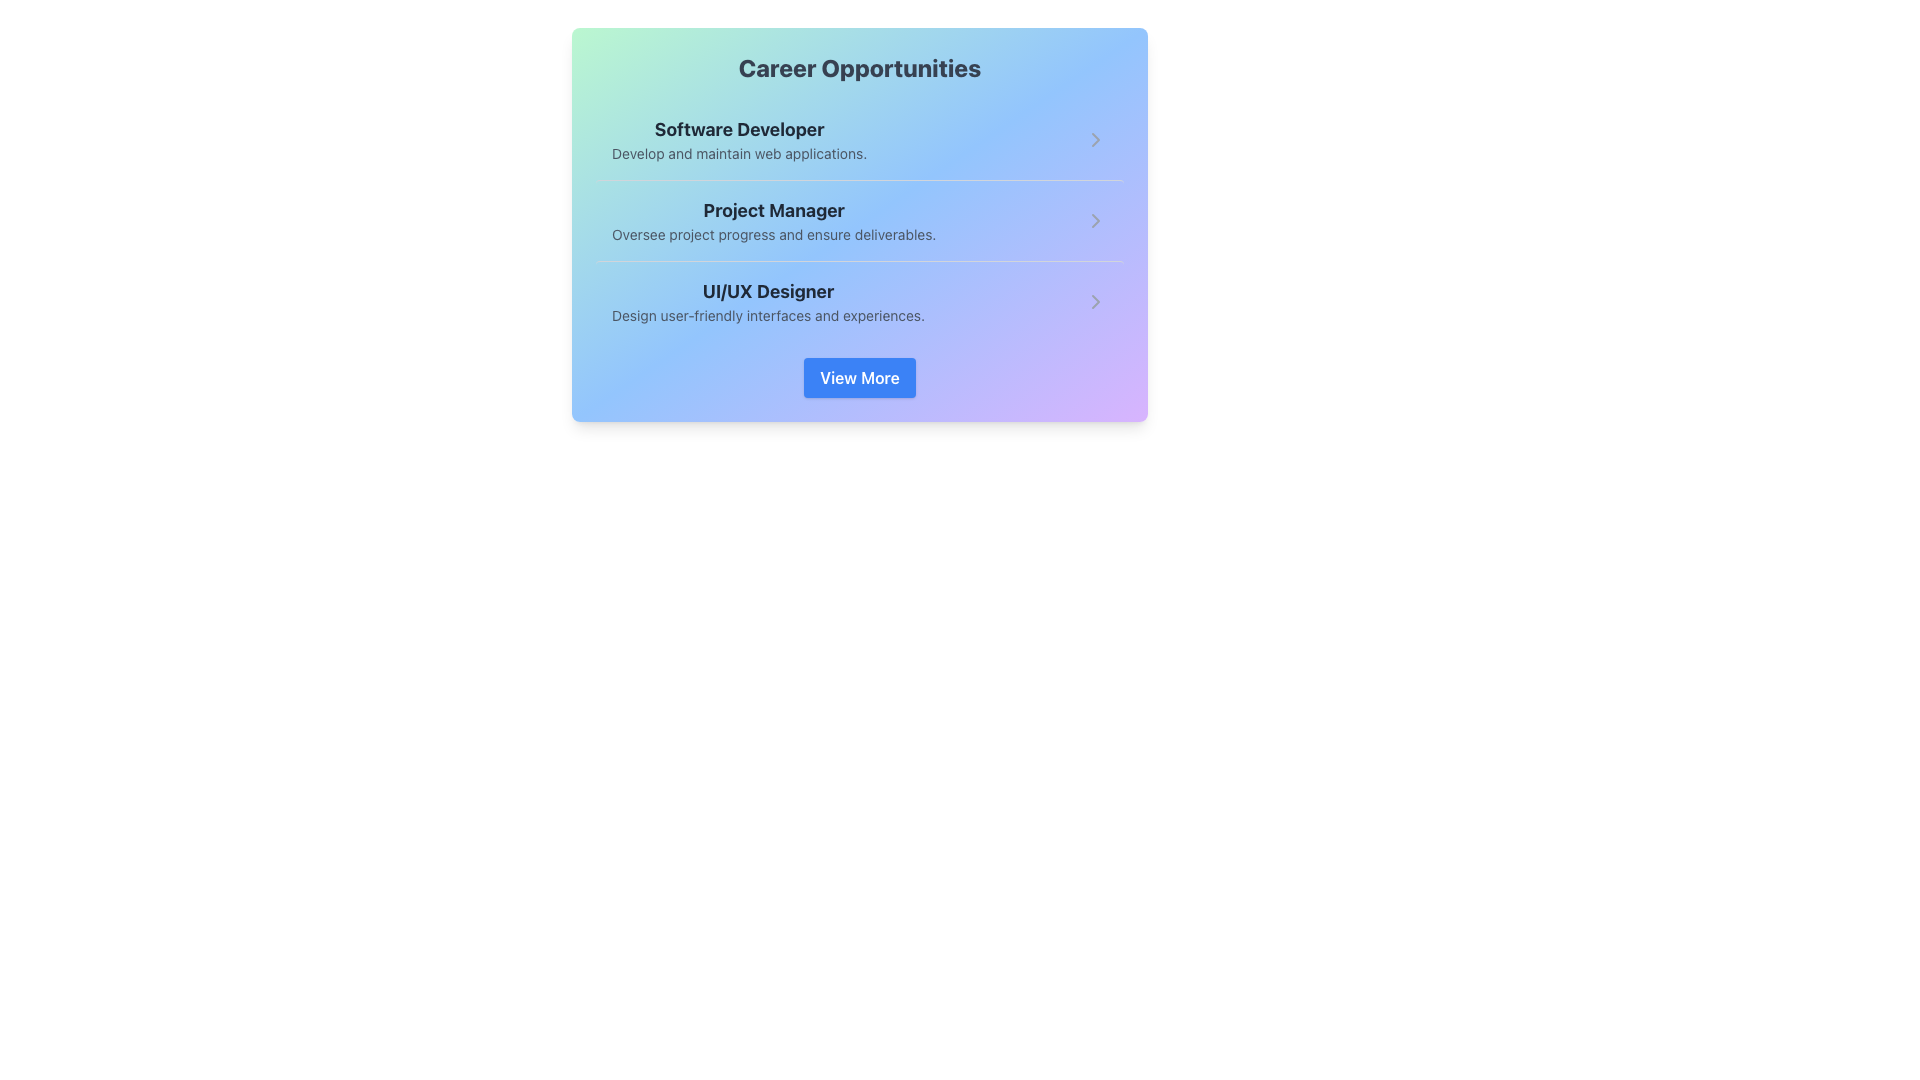 This screenshot has width=1920, height=1080. What do you see at coordinates (767, 315) in the screenshot?
I see `the text snippet that says 'Design user-friendly interfaces and experiences.' which is styled in a smaller gray font and positioned below the bold gray text 'UI/UX Designer'` at bounding box center [767, 315].